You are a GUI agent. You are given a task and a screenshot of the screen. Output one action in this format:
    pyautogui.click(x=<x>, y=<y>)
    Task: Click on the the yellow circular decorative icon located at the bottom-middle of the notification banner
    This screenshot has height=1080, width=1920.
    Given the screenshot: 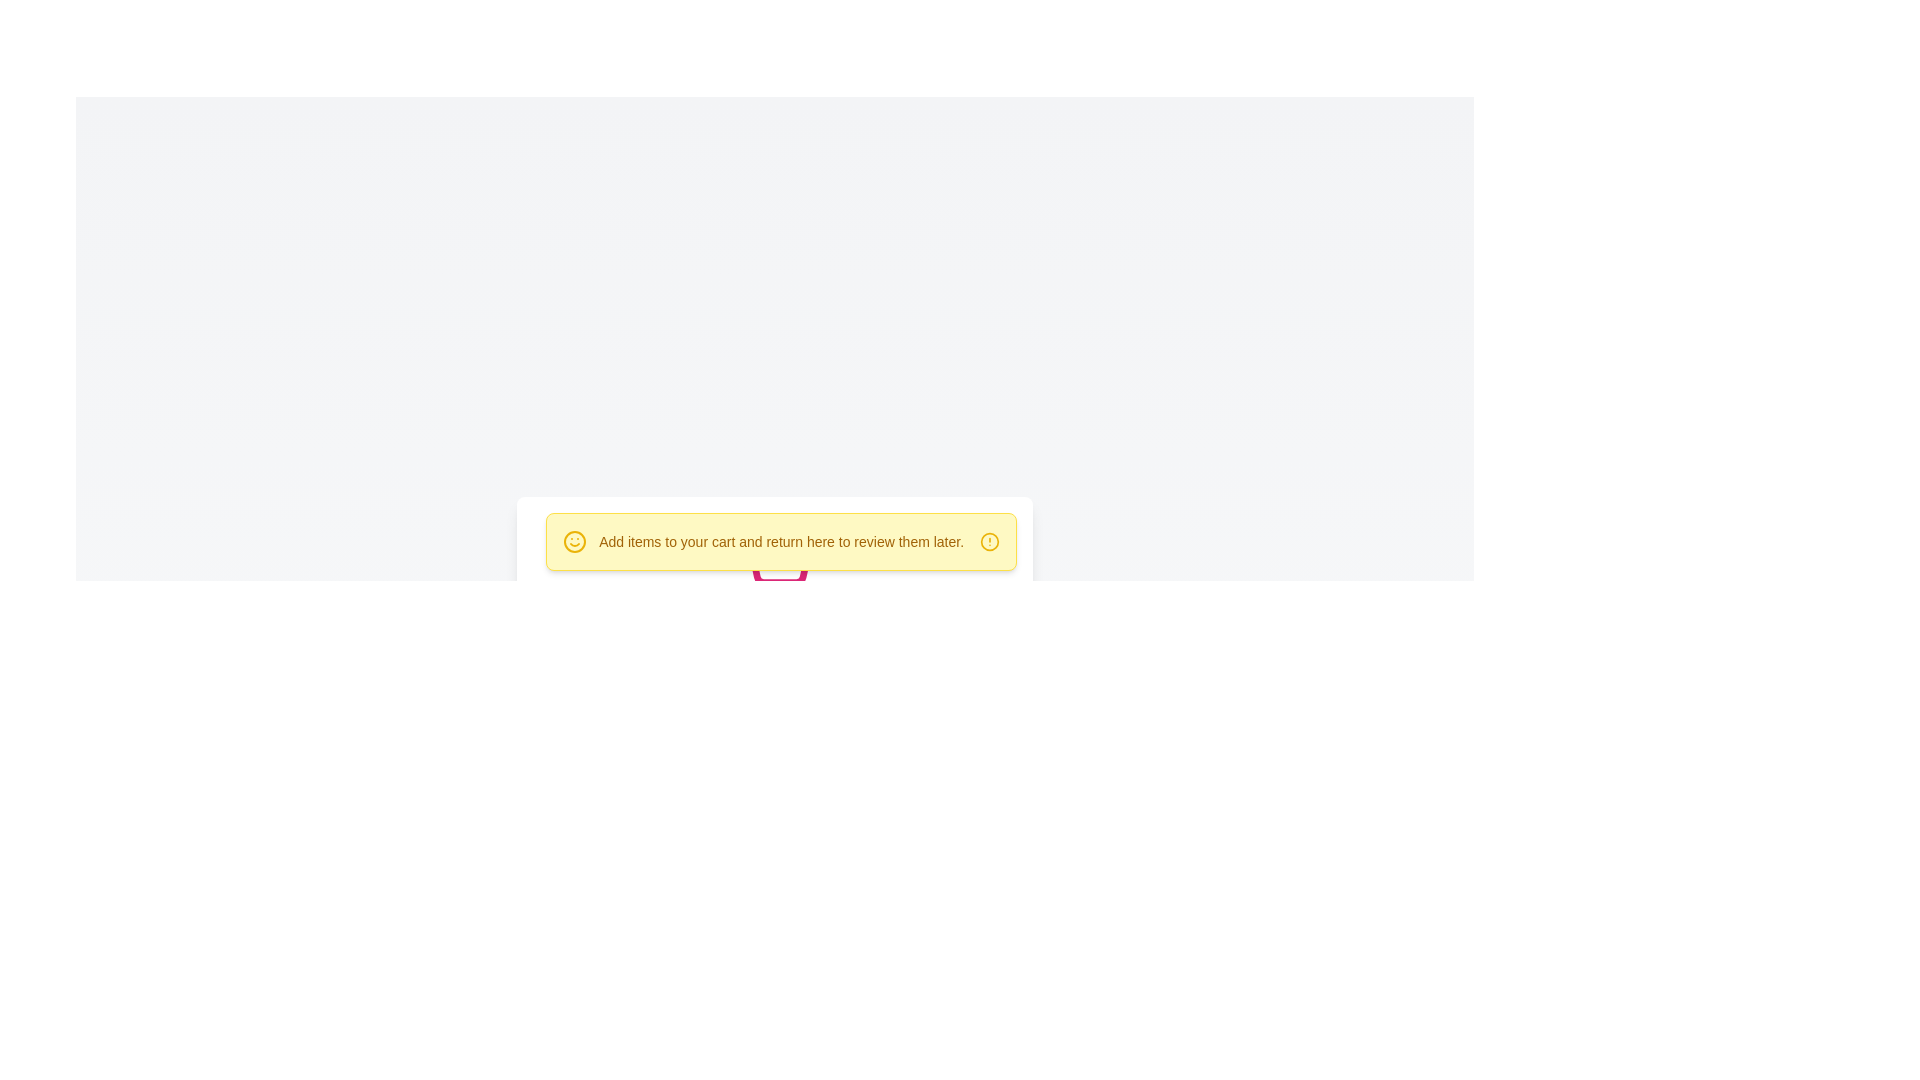 What is the action you would take?
    pyautogui.click(x=990, y=542)
    